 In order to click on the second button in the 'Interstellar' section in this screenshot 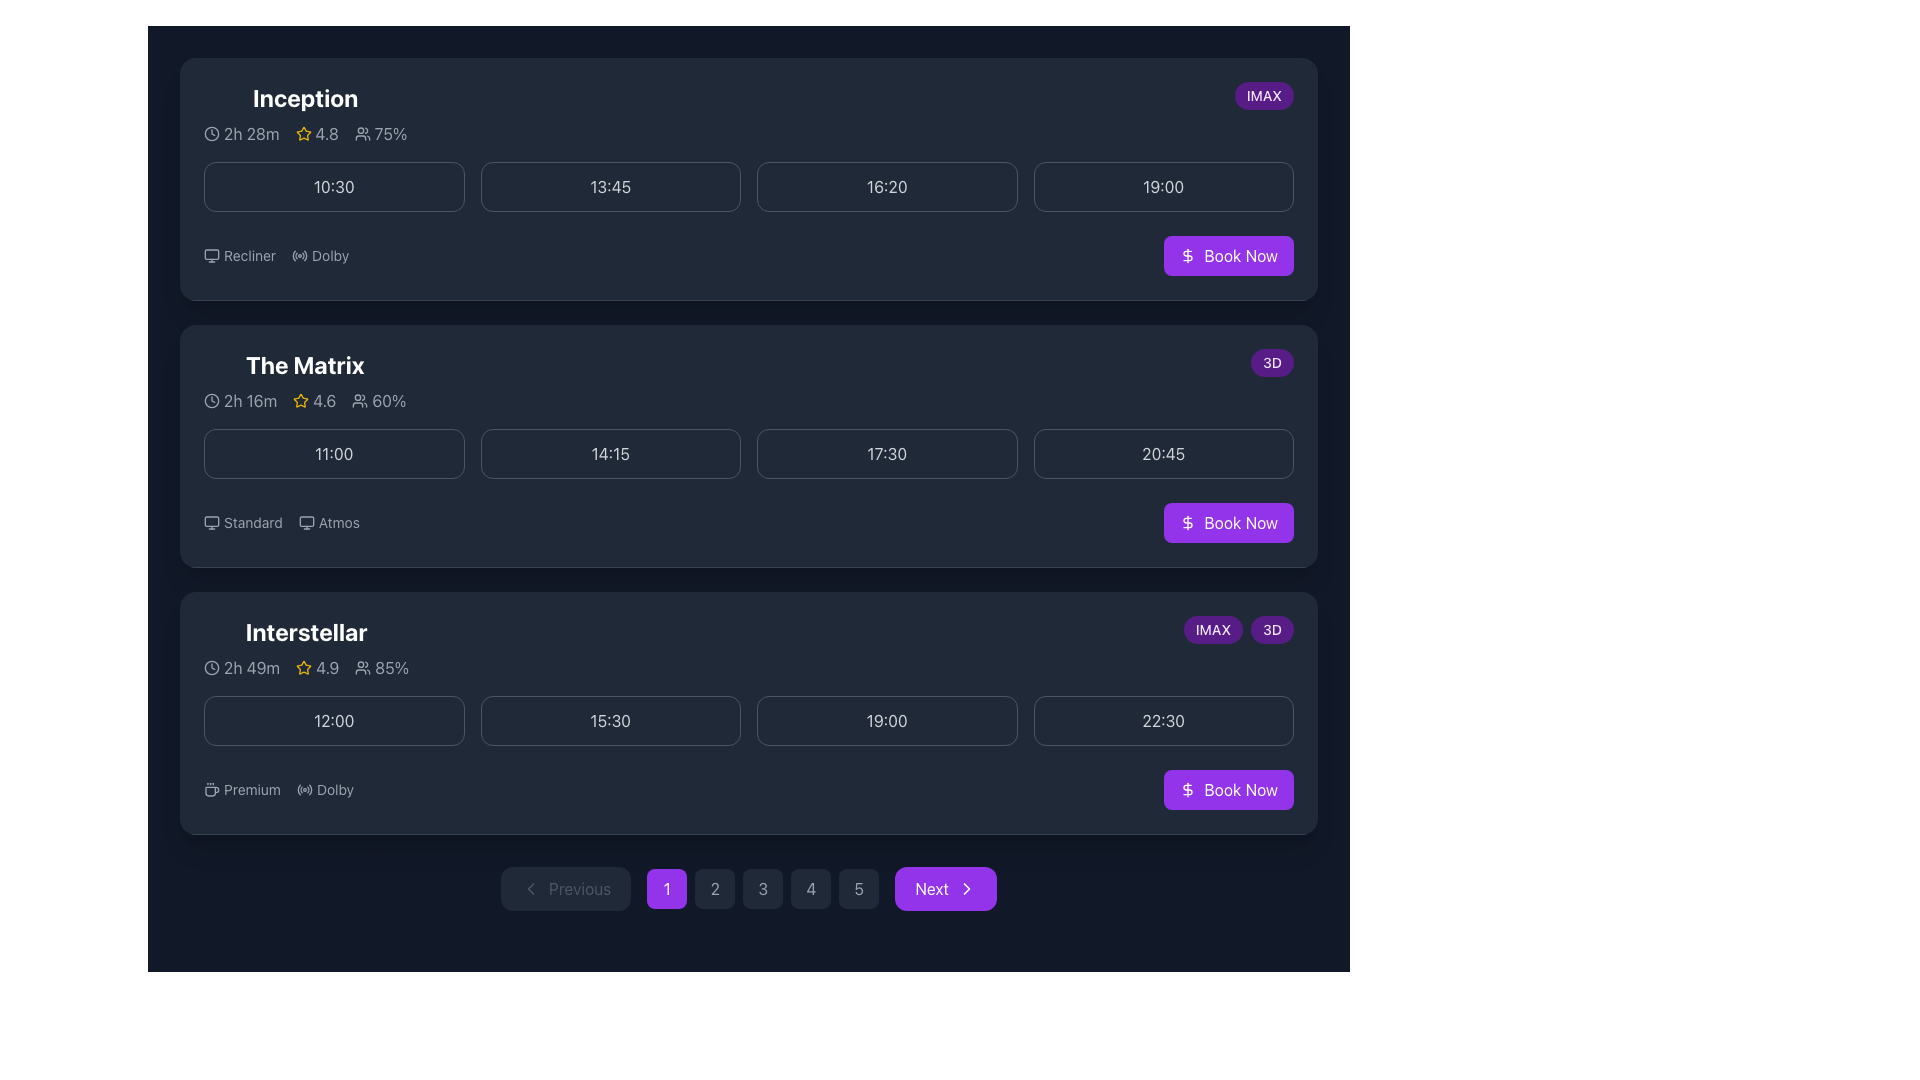, I will do `click(609, 721)`.